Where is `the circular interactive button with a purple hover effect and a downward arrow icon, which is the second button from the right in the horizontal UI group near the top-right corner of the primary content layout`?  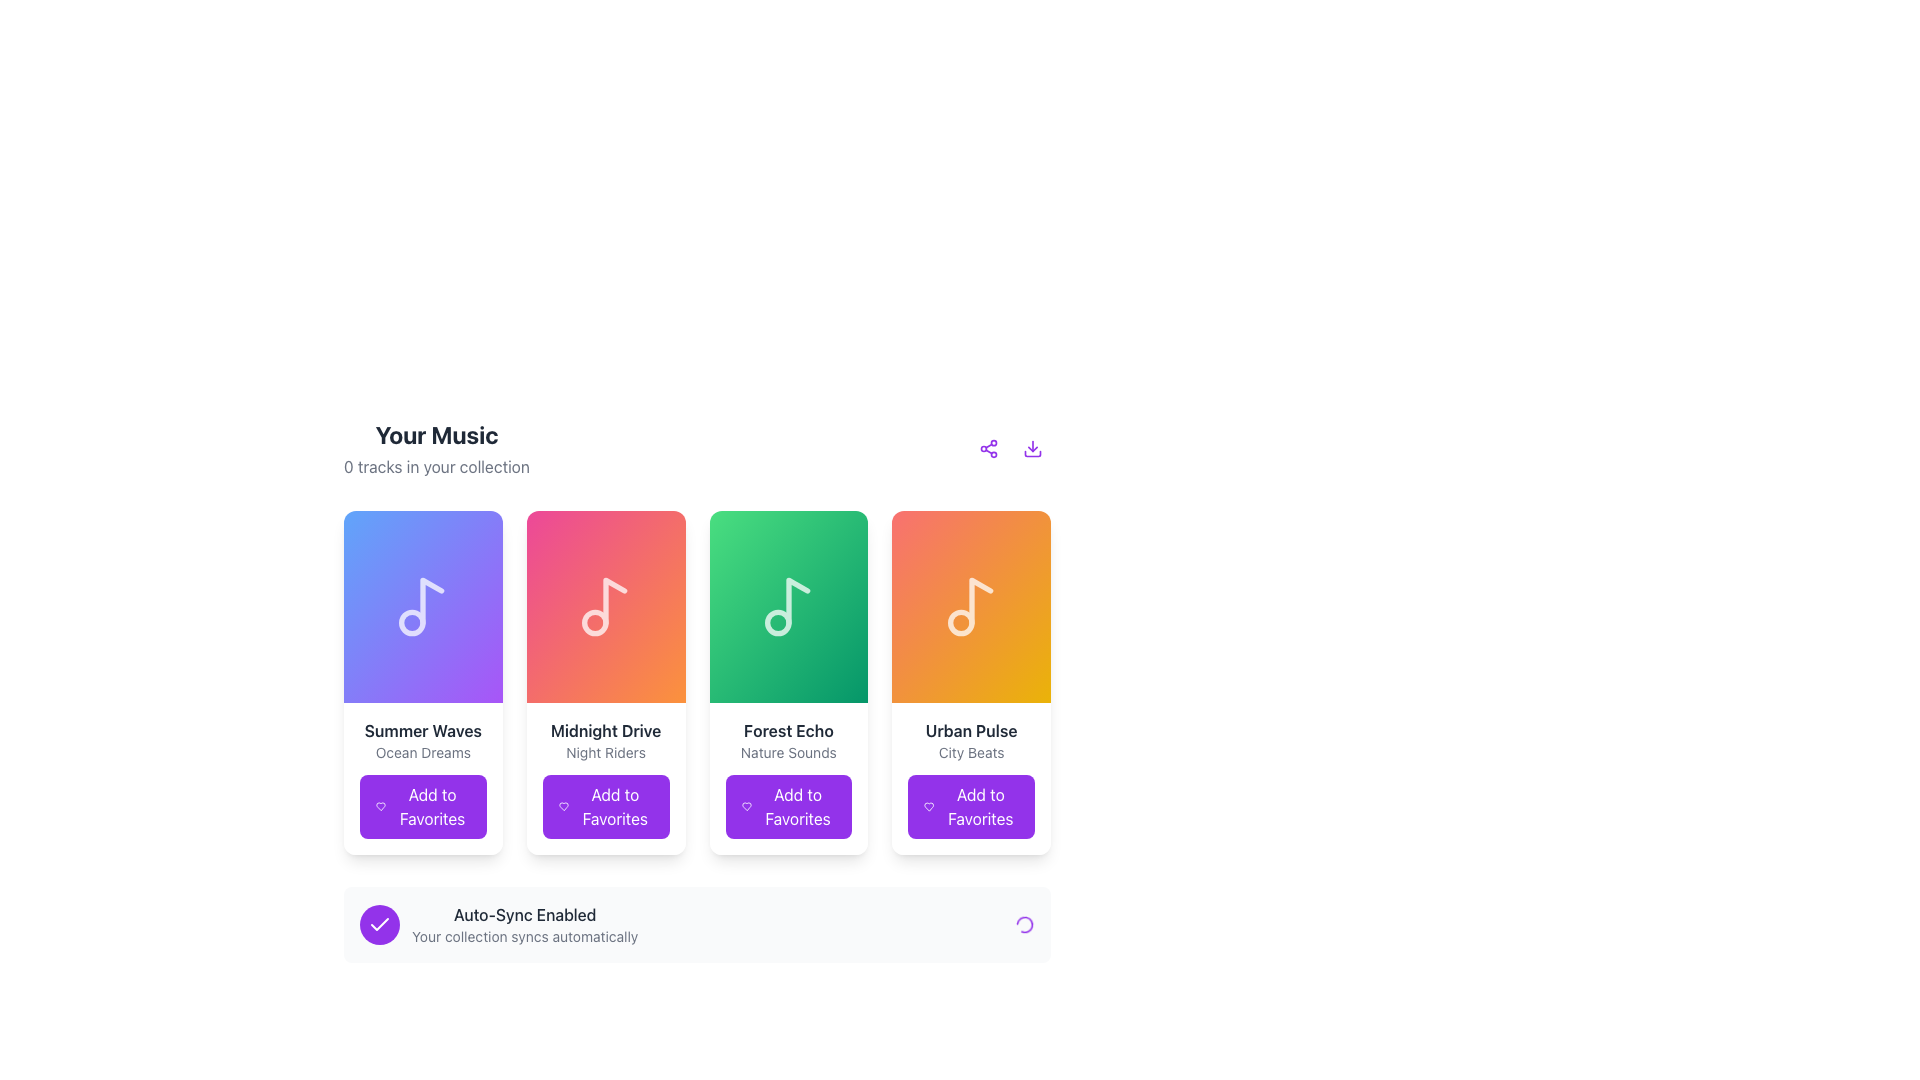 the circular interactive button with a purple hover effect and a downward arrow icon, which is the second button from the right in the horizontal UI group near the top-right corner of the primary content layout is located at coordinates (1032, 447).